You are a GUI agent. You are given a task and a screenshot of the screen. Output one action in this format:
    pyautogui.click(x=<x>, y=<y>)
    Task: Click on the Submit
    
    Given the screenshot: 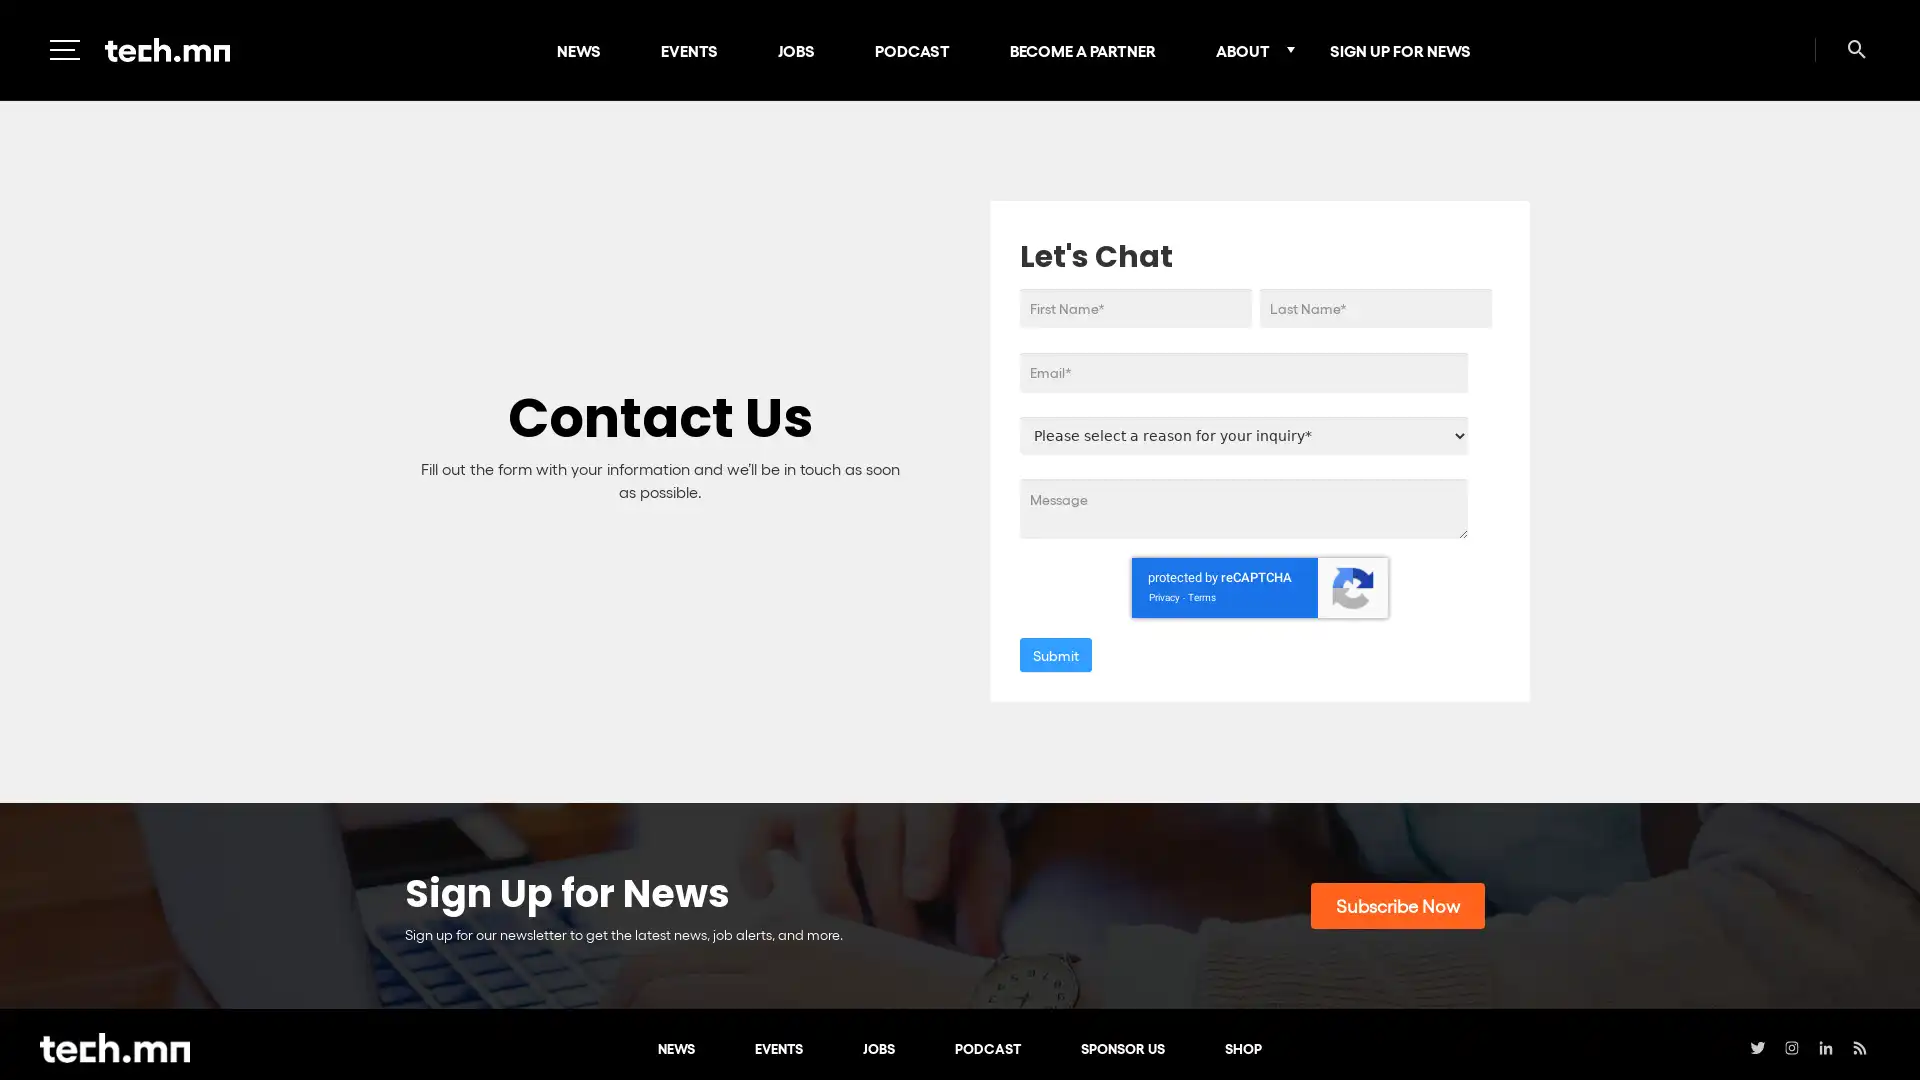 What is the action you would take?
    pyautogui.click(x=1055, y=654)
    